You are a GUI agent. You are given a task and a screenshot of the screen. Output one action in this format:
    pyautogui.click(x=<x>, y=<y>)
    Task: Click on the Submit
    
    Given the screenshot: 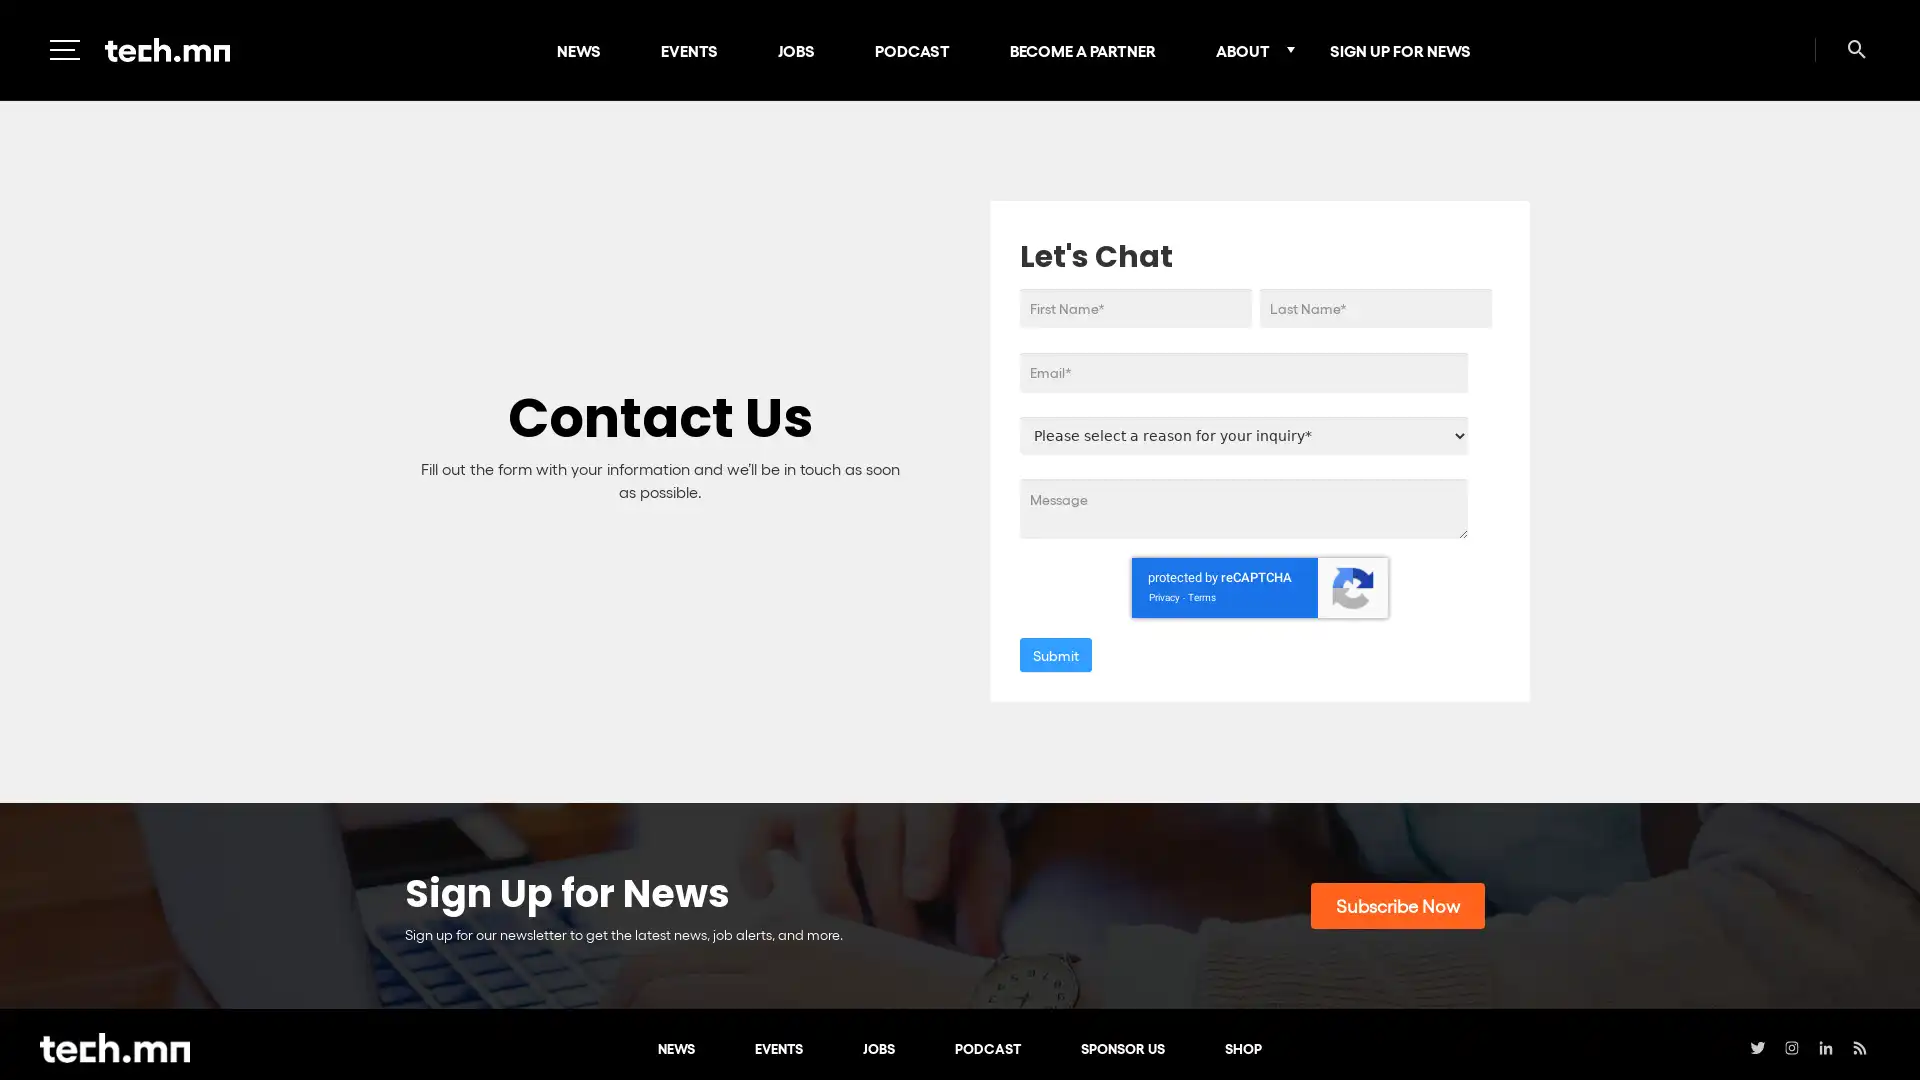 What is the action you would take?
    pyautogui.click(x=1055, y=654)
    